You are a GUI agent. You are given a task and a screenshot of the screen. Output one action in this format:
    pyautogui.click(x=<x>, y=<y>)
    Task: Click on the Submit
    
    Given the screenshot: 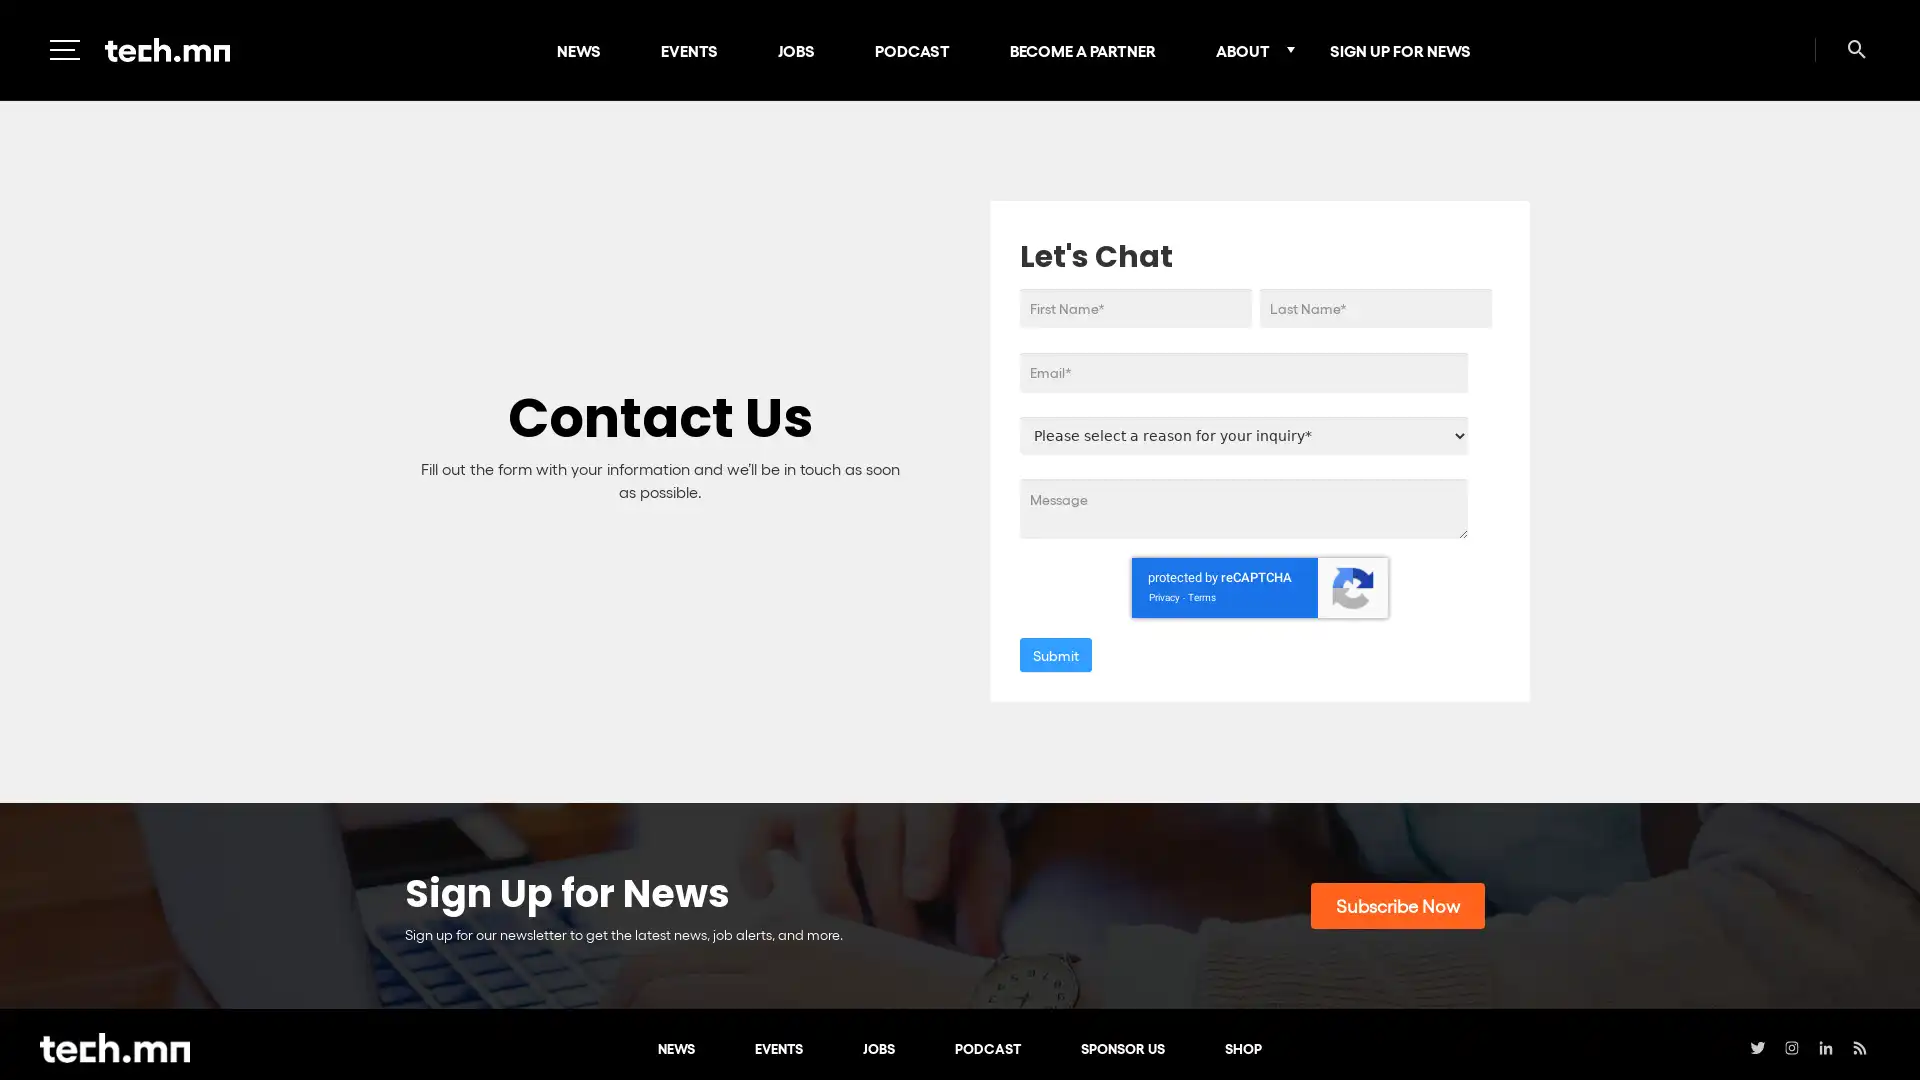 What is the action you would take?
    pyautogui.click(x=1055, y=654)
    